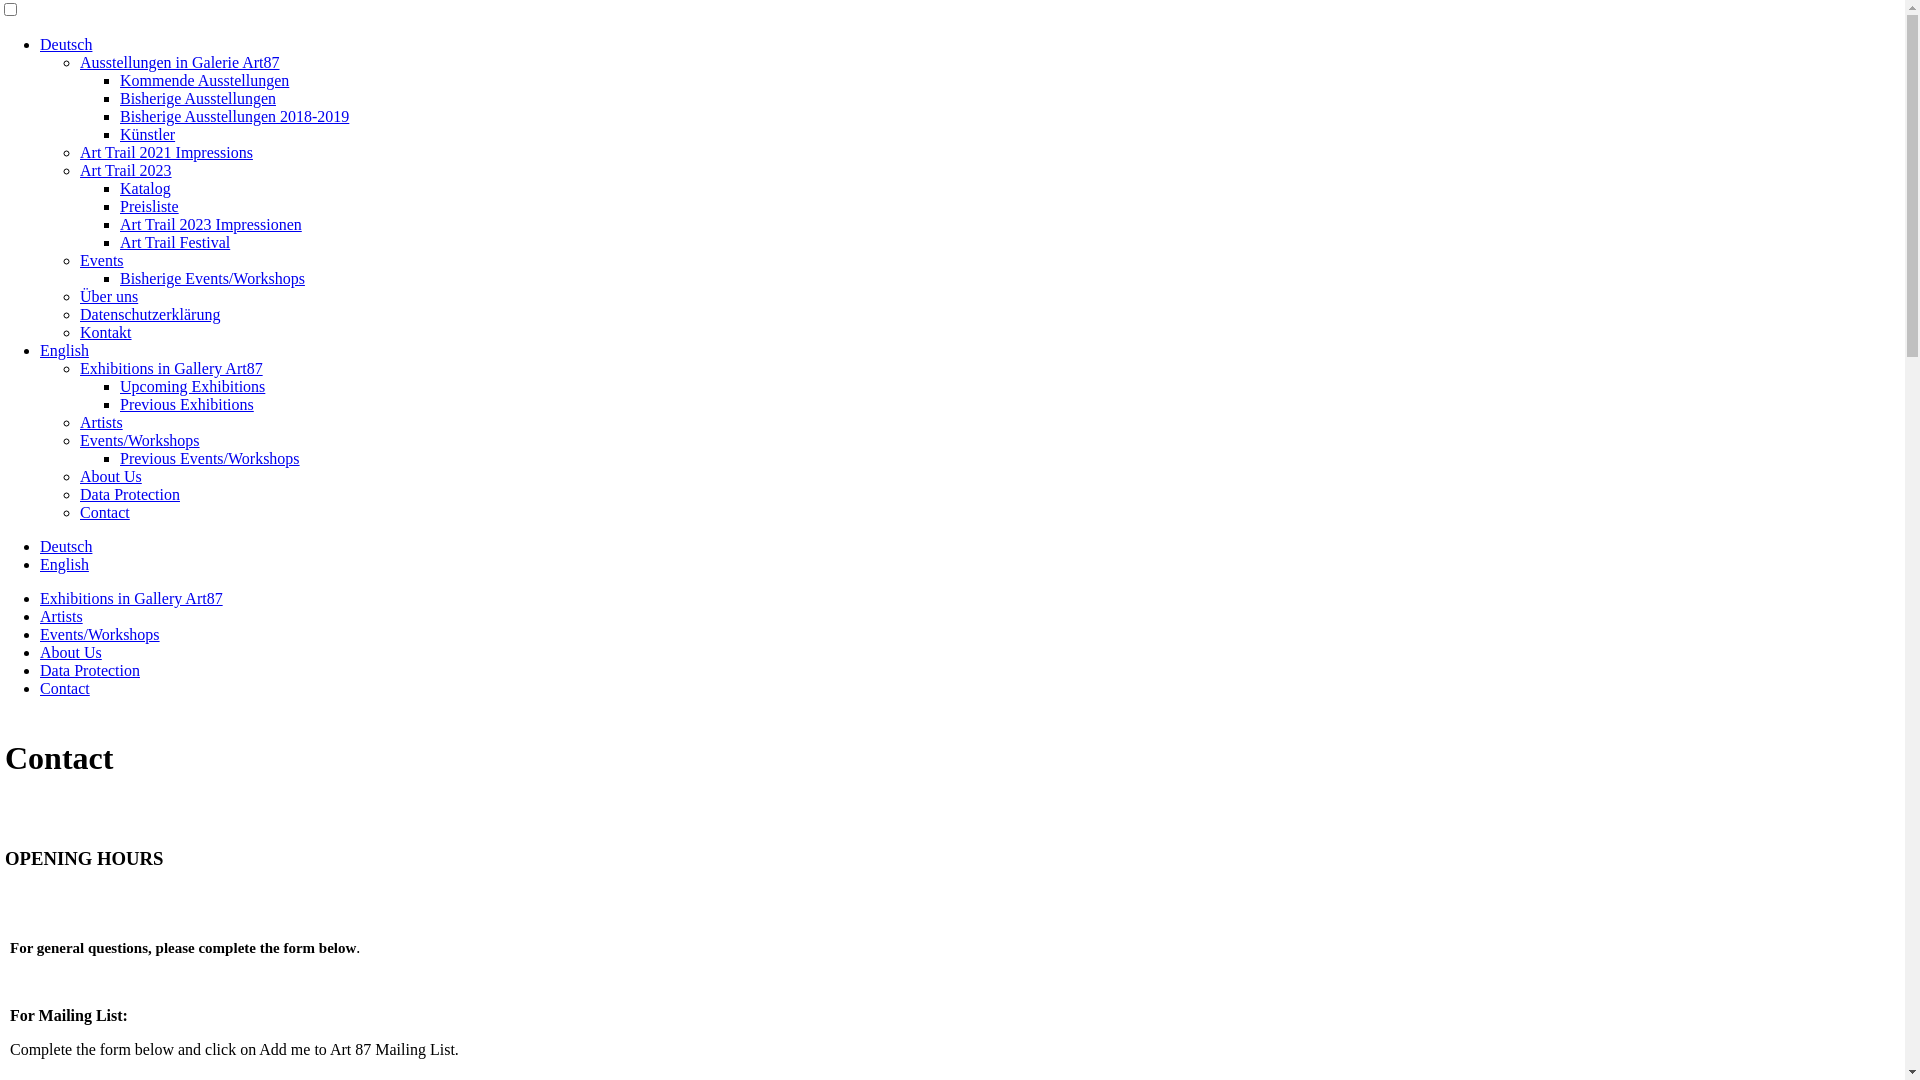 The height and width of the screenshot is (1080, 1920). I want to click on 'Events/Workshops', so click(138, 439).